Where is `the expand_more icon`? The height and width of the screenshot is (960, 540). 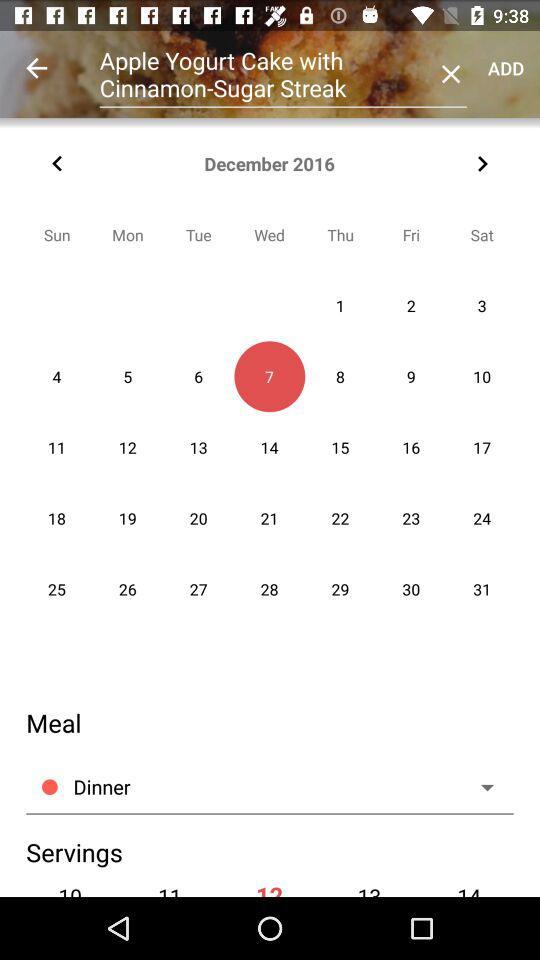
the expand_more icon is located at coordinates (481, 772).